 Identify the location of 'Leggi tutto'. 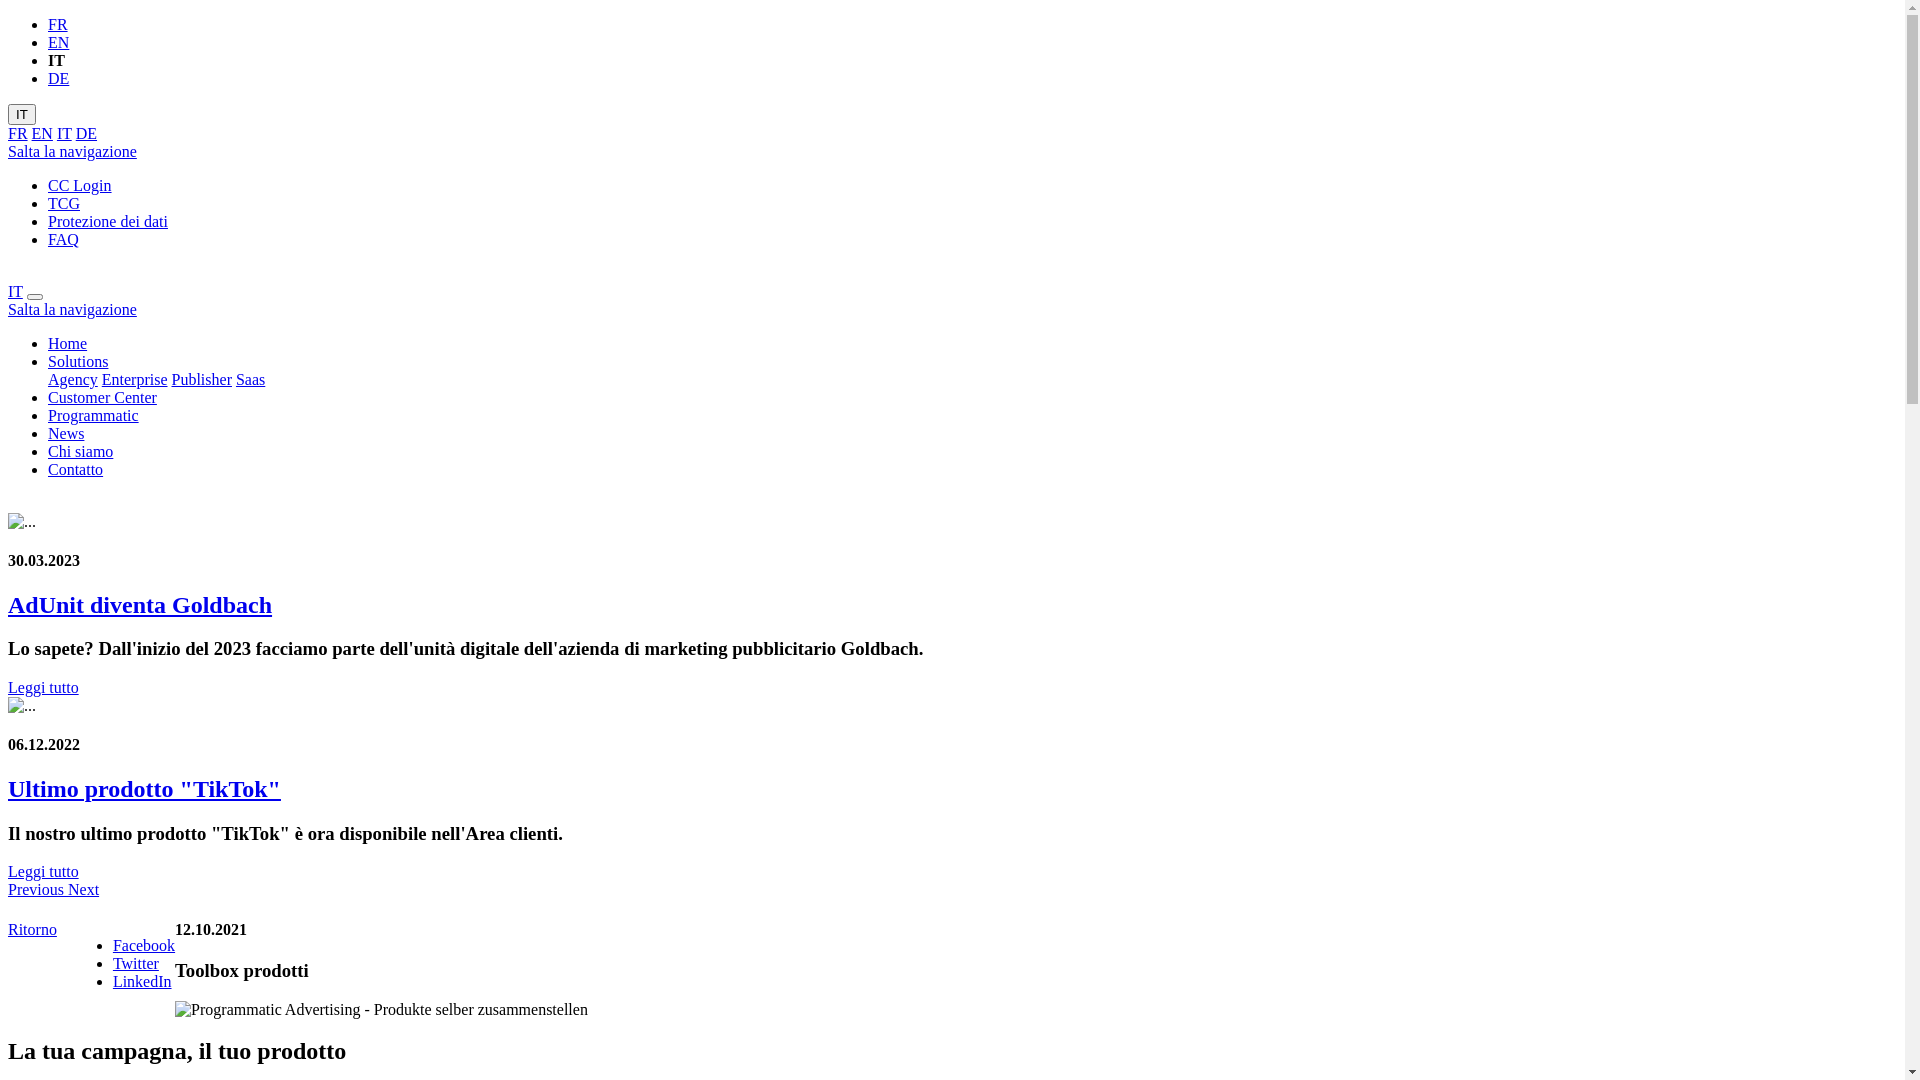
(43, 870).